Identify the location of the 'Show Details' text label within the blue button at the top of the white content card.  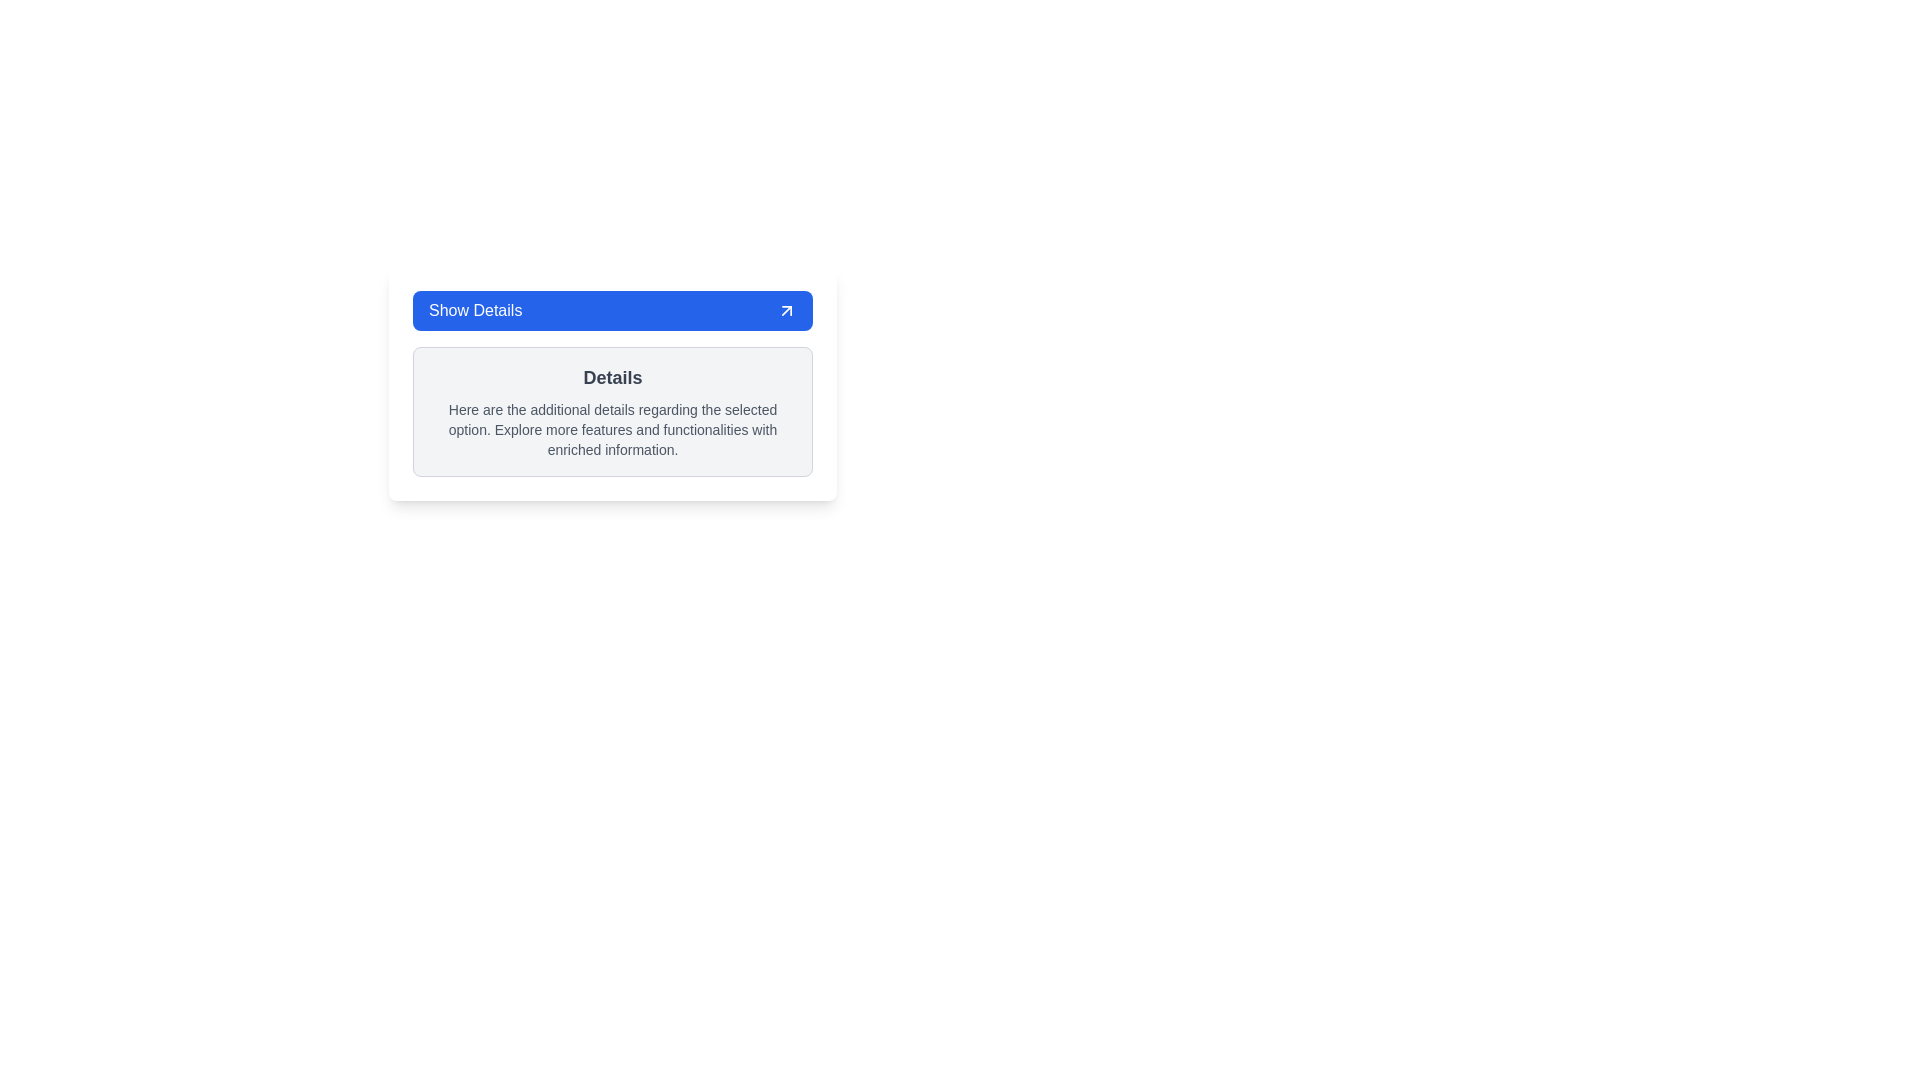
(474, 311).